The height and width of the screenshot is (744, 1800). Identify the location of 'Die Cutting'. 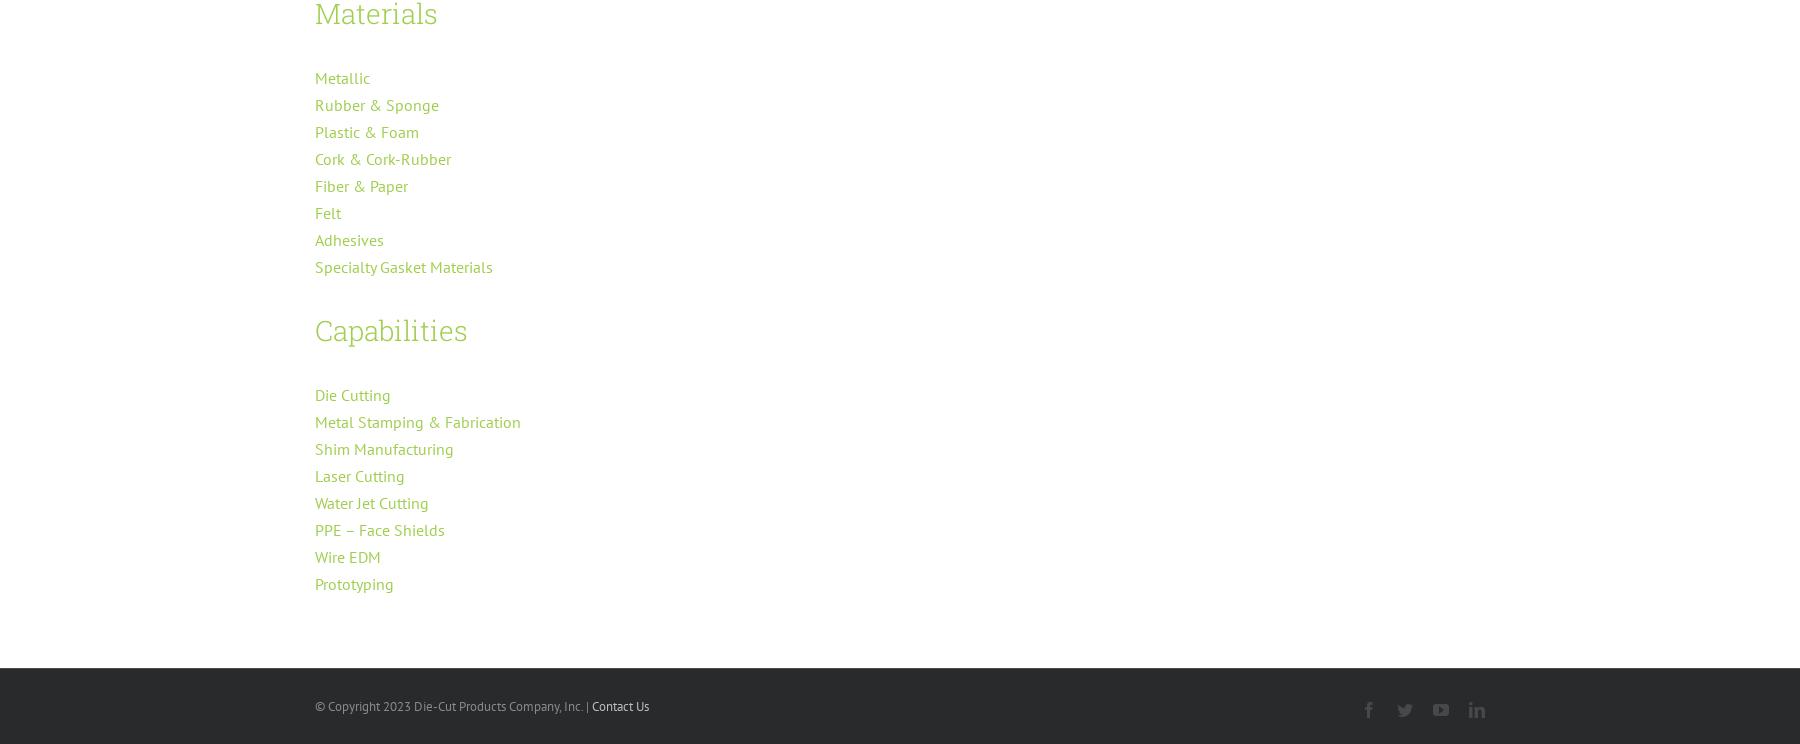
(352, 394).